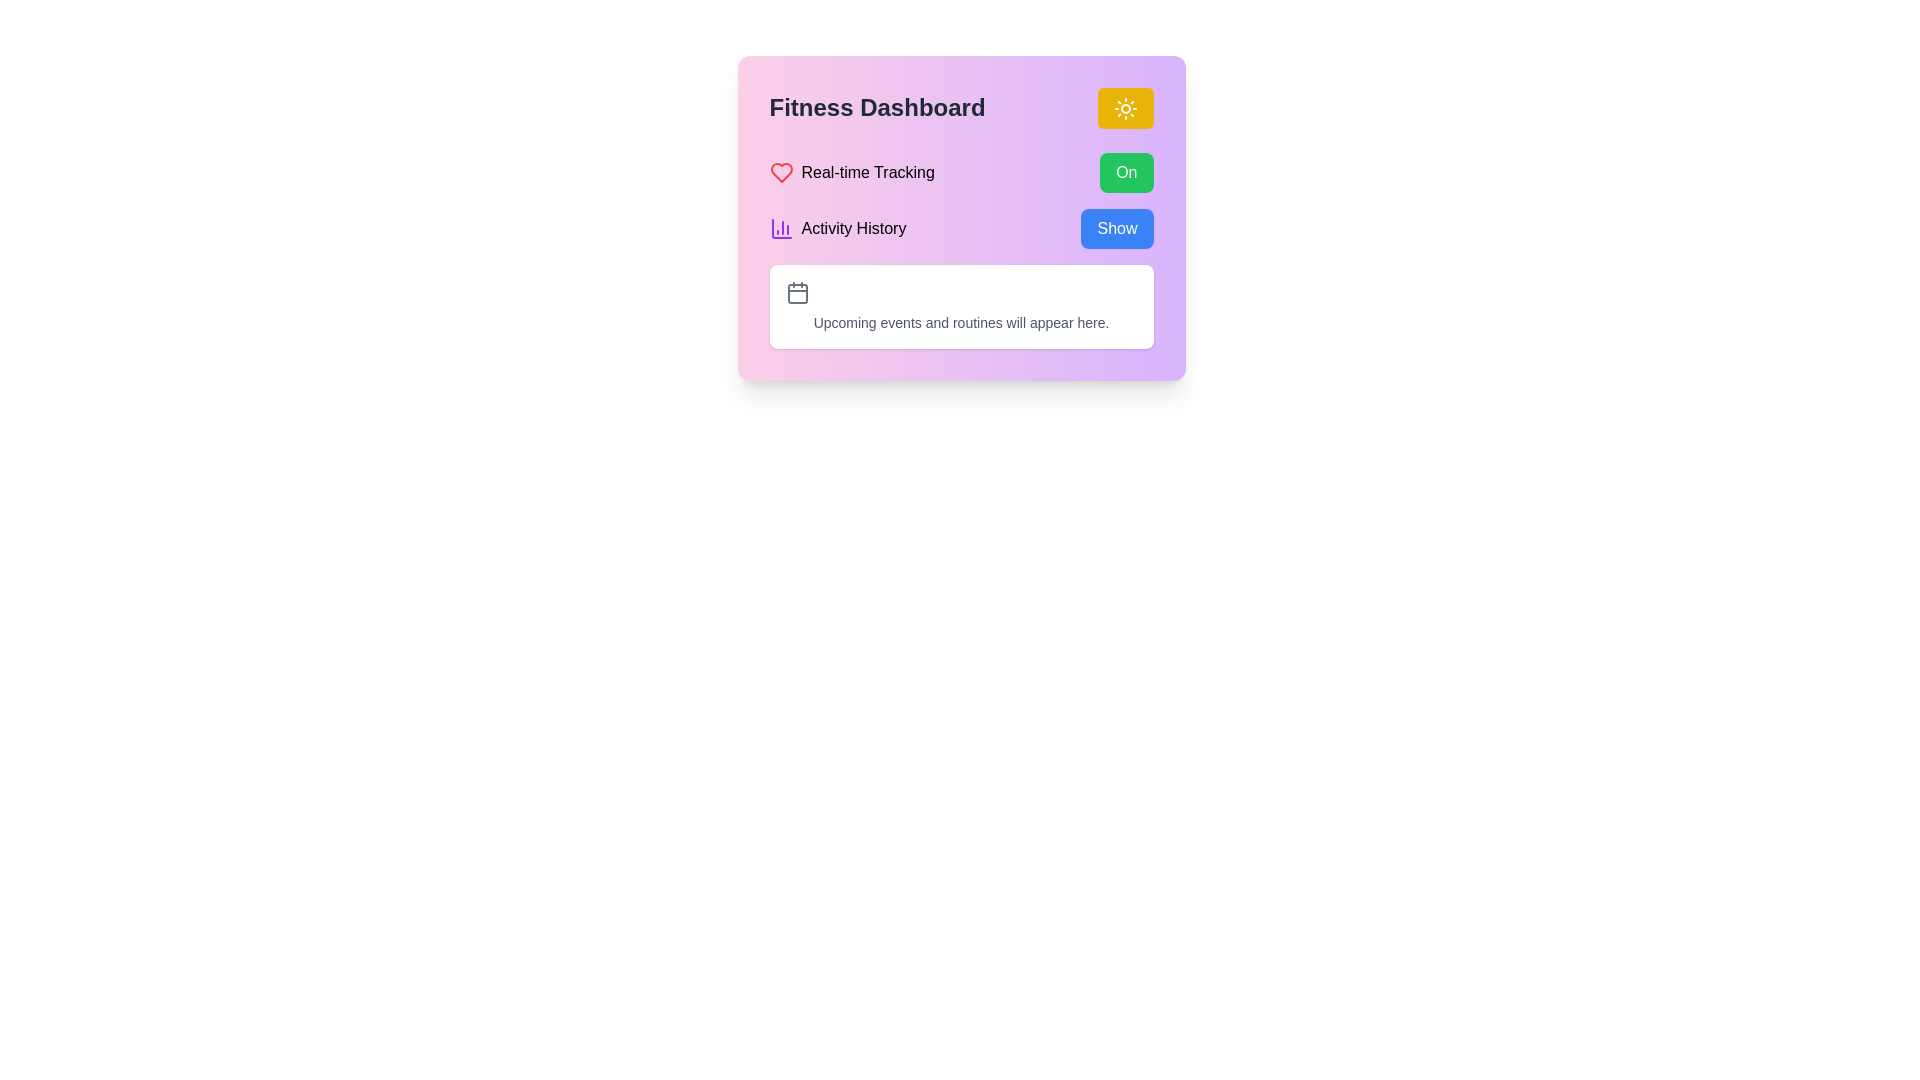 This screenshot has height=1080, width=1920. I want to click on the small purple column chart icon located to the left of the 'Activity History' text, so click(780, 227).